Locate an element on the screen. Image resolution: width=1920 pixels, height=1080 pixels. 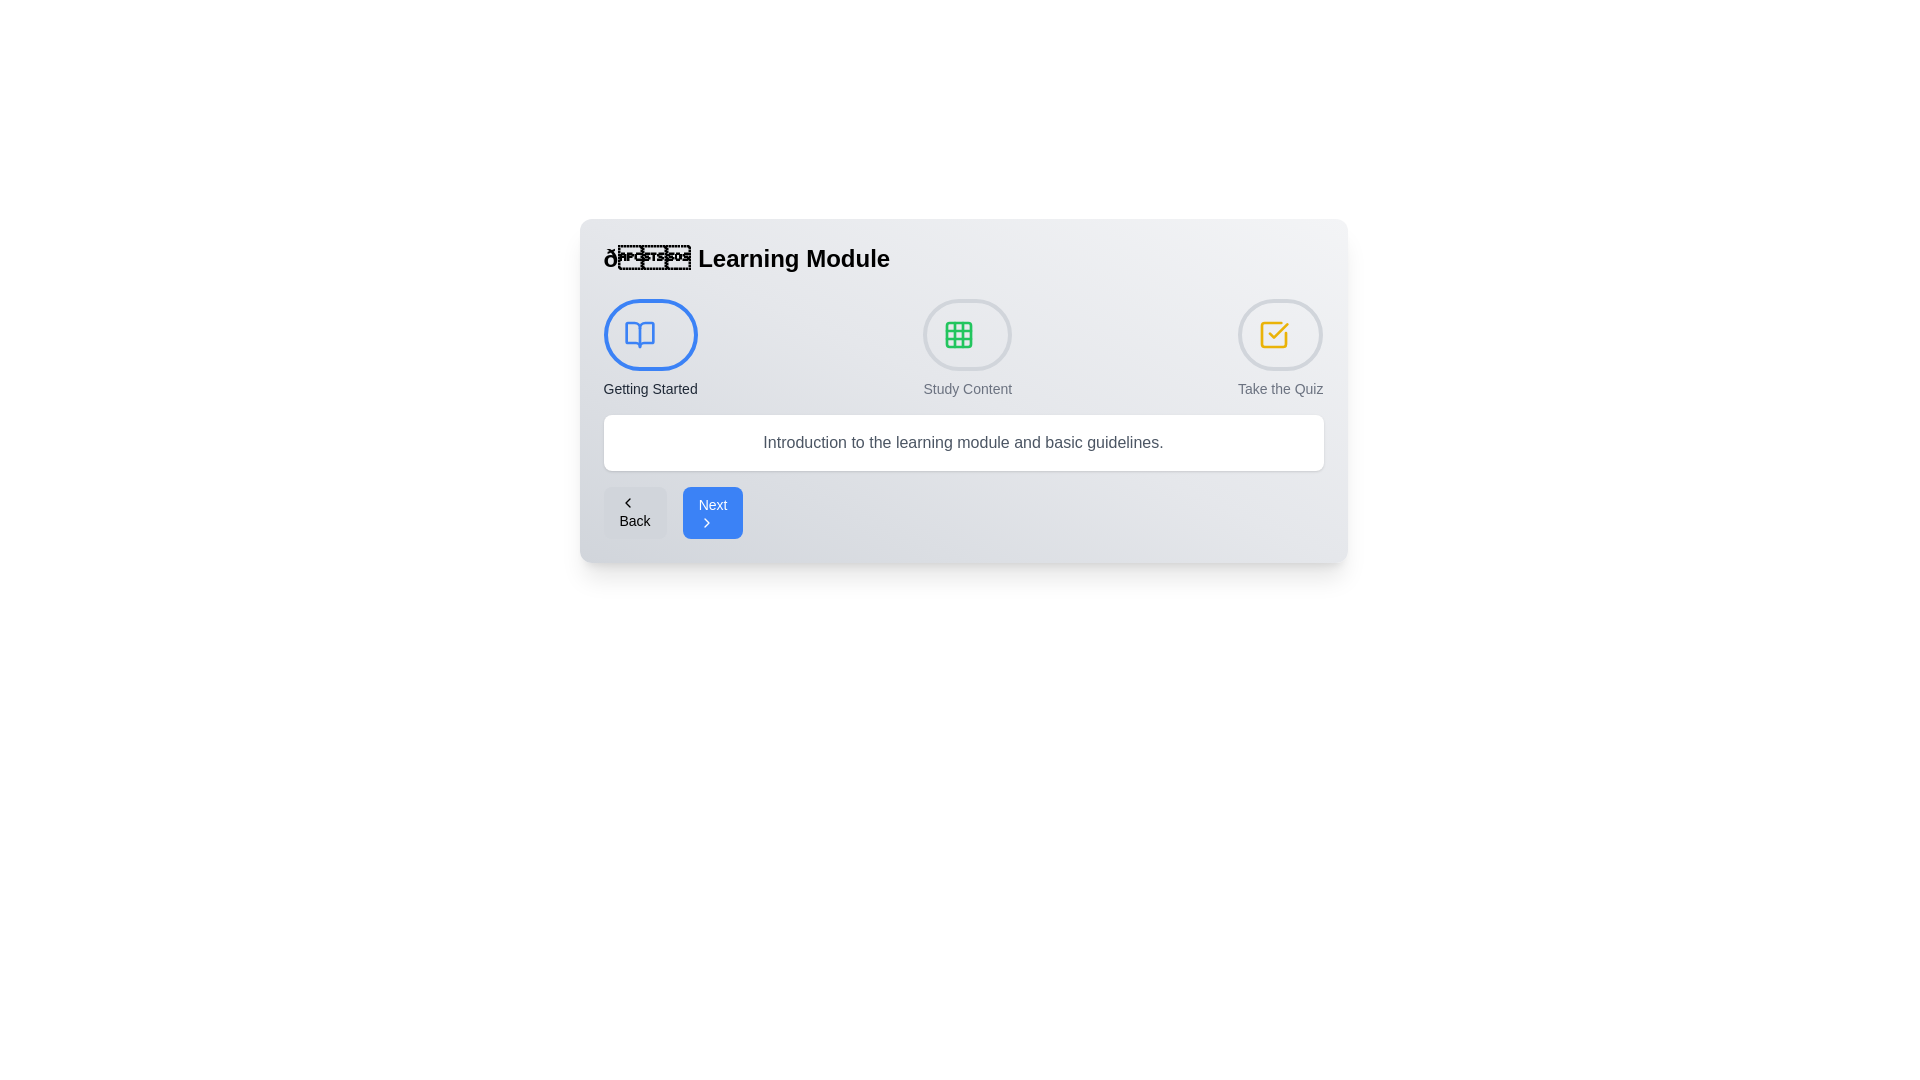
the step indicator for Take the Quiz to navigate to that step is located at coordinates (1280, 334).